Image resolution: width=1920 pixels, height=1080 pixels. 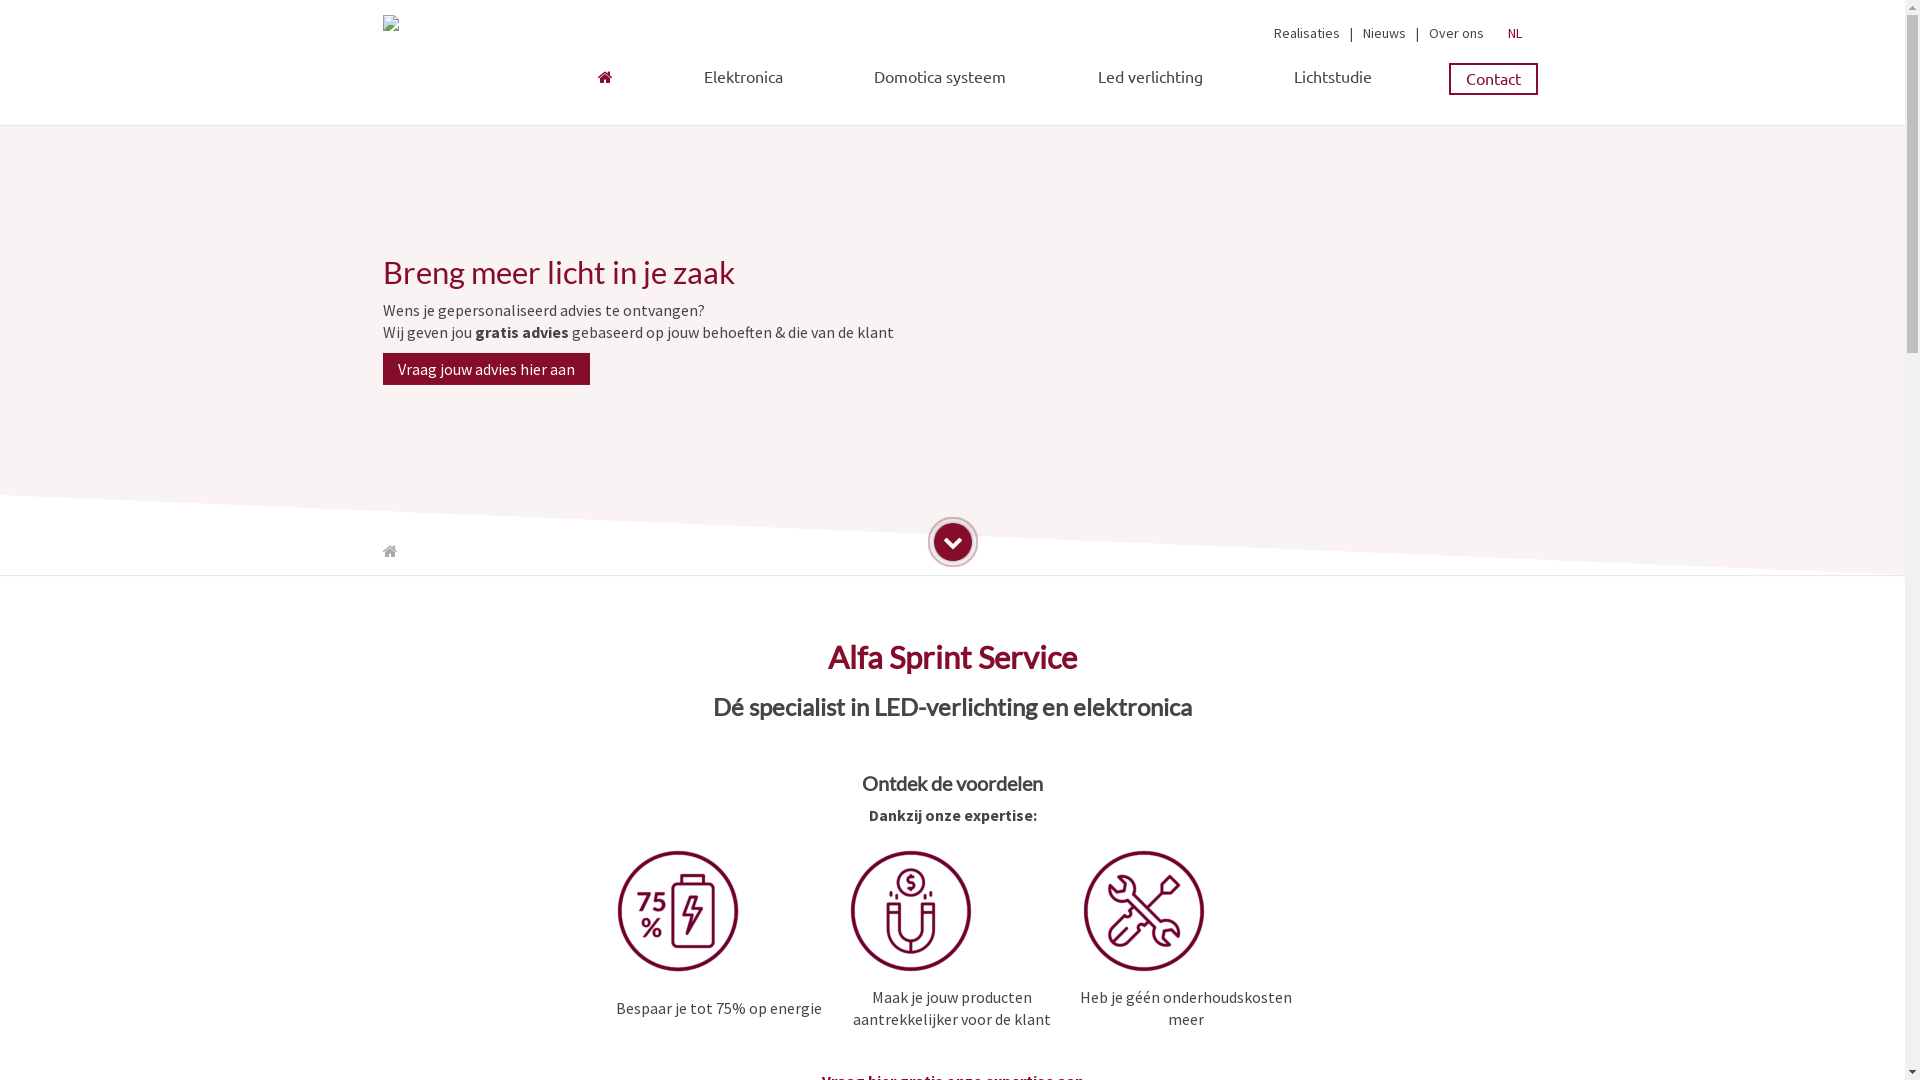 What do you see at coordinates (1382, 33) in the screenshot?
I see `'Nieuws'` at bounding box center [1382, 33].